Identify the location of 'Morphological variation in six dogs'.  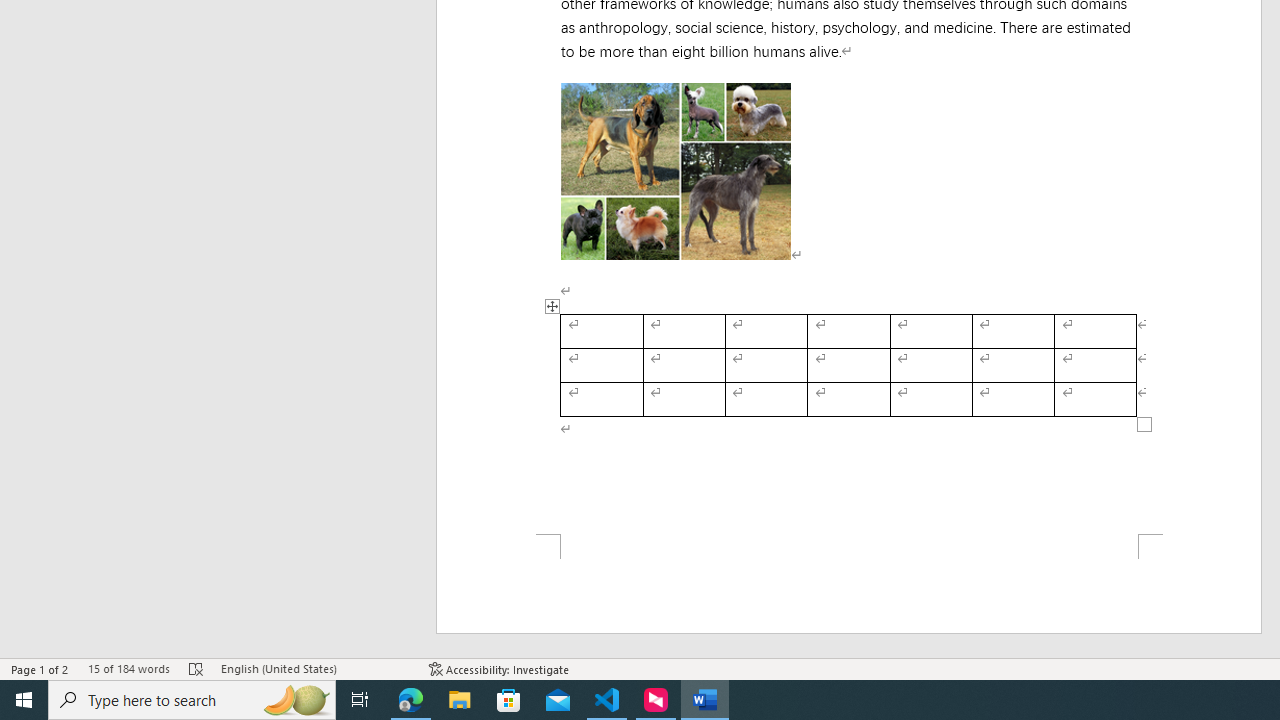
(675, 170).